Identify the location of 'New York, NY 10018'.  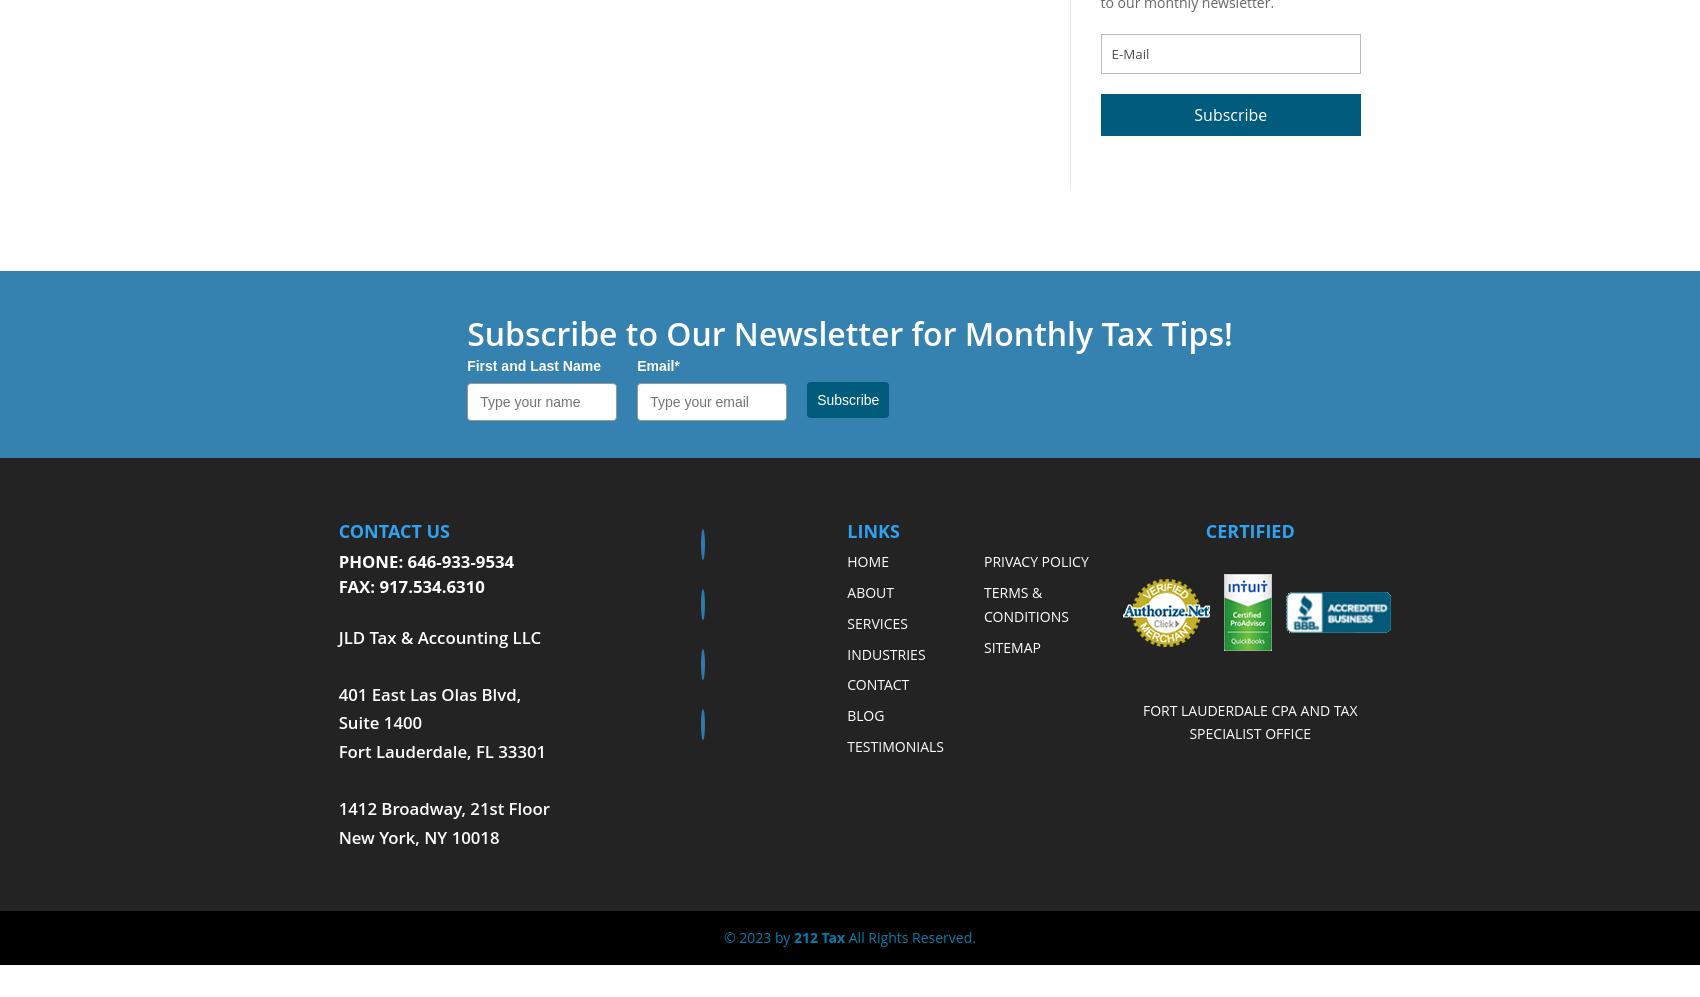
(417, 836).